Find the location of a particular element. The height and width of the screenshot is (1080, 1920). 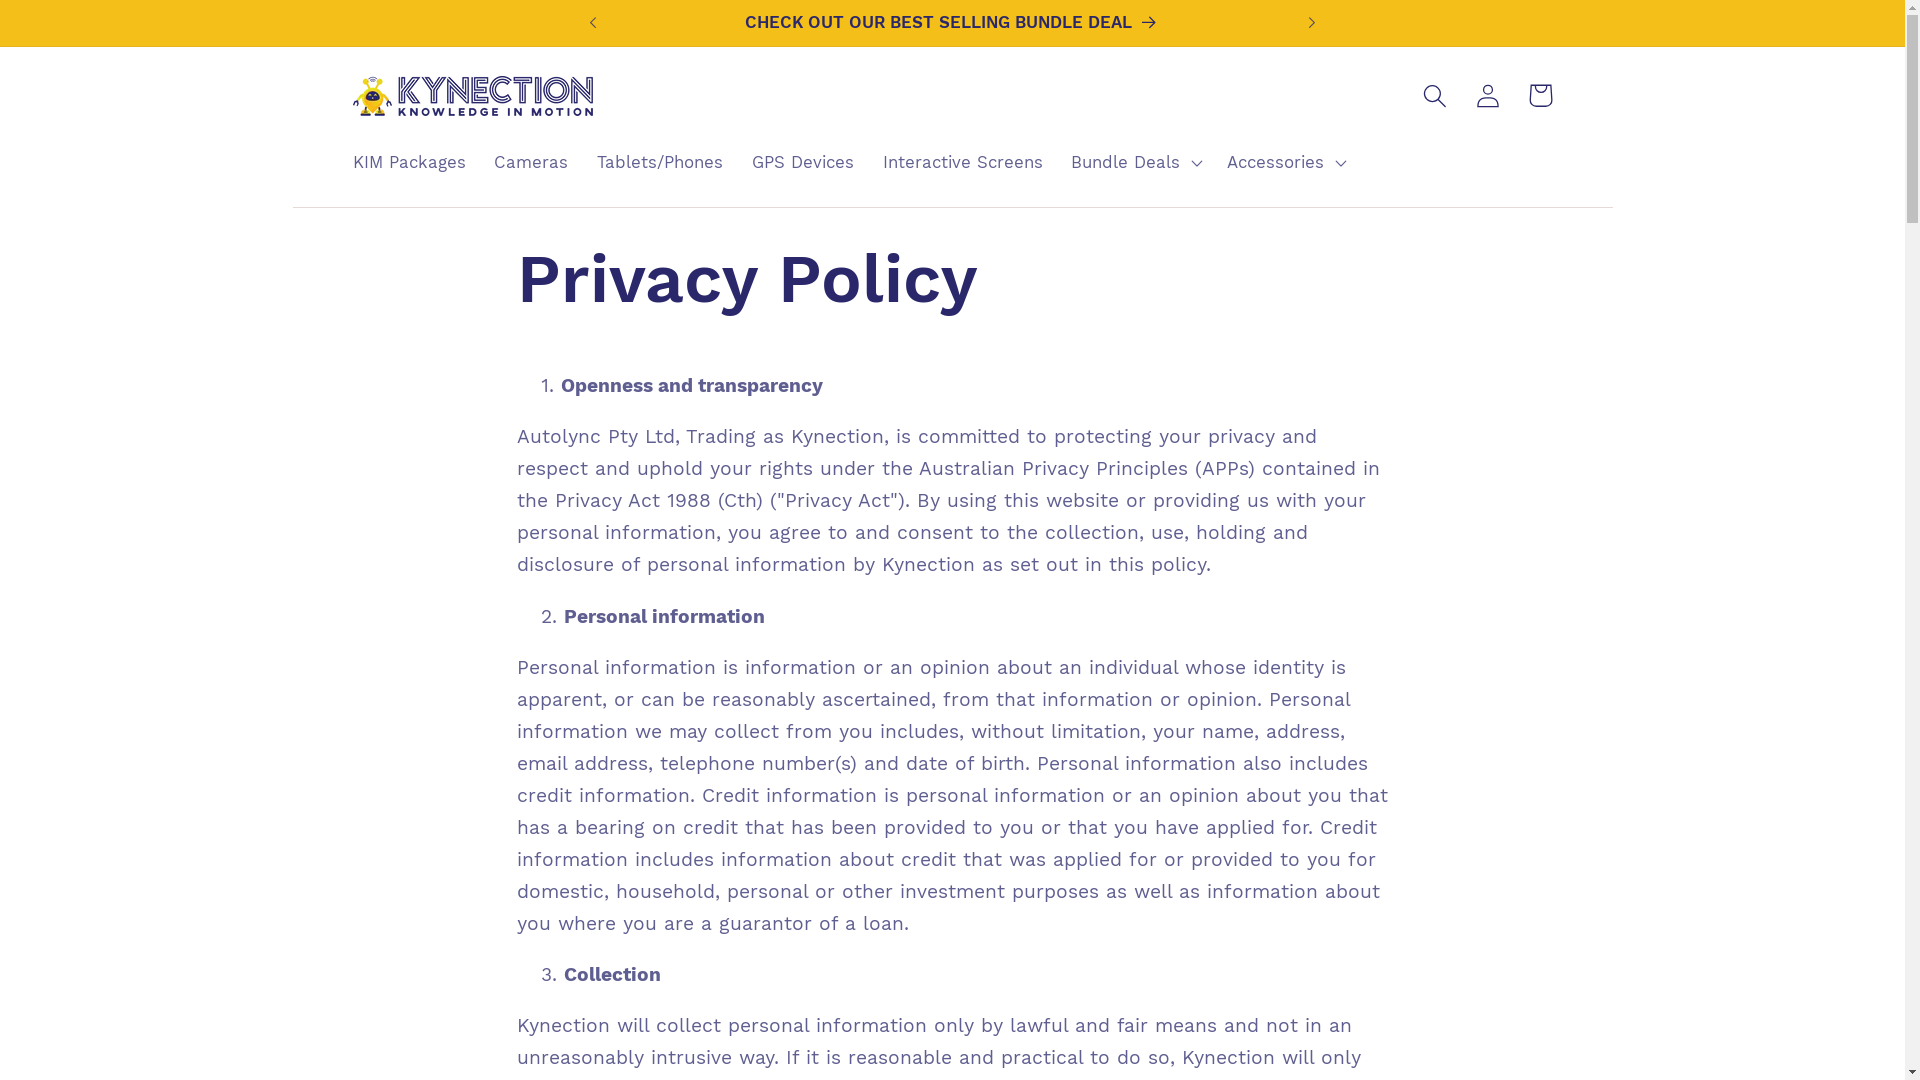

'Log in' is located at coordinates (1487, 95).